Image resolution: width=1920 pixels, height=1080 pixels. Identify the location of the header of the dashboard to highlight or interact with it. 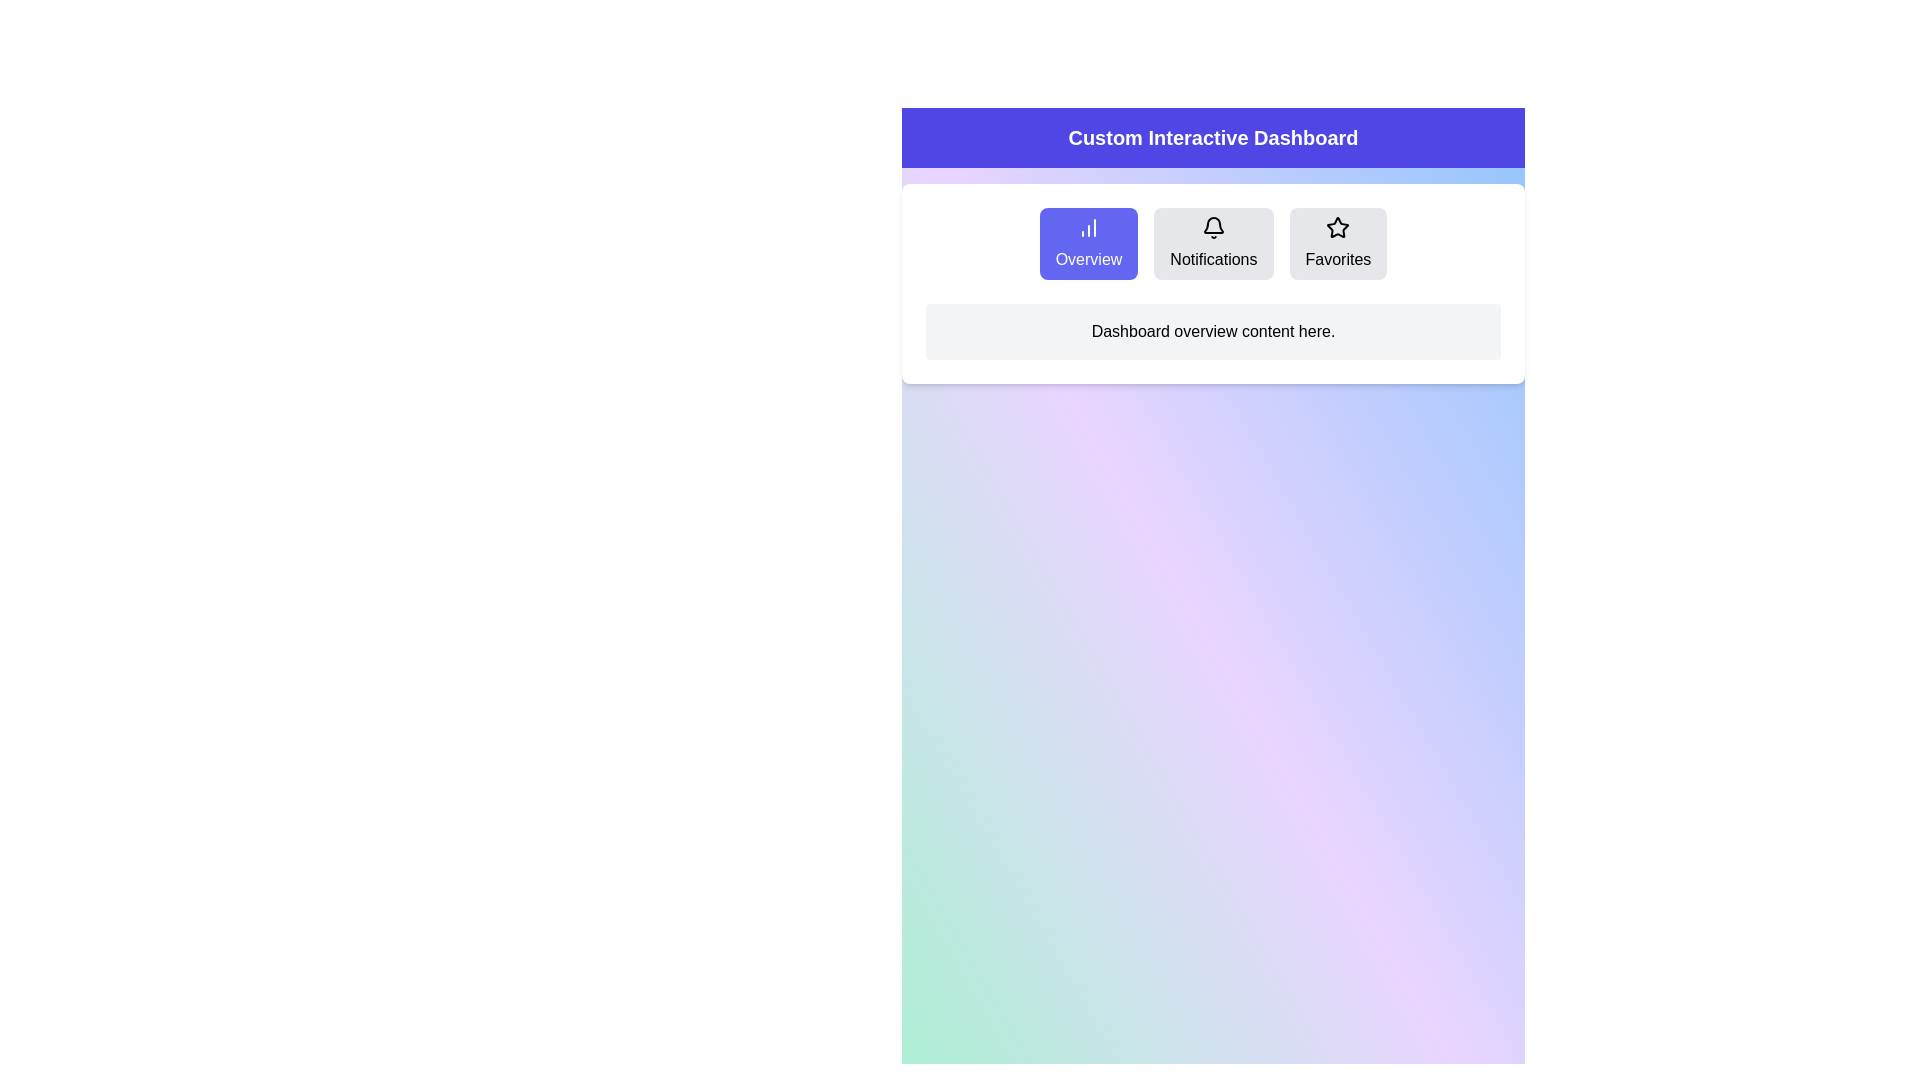
(1212, 137).